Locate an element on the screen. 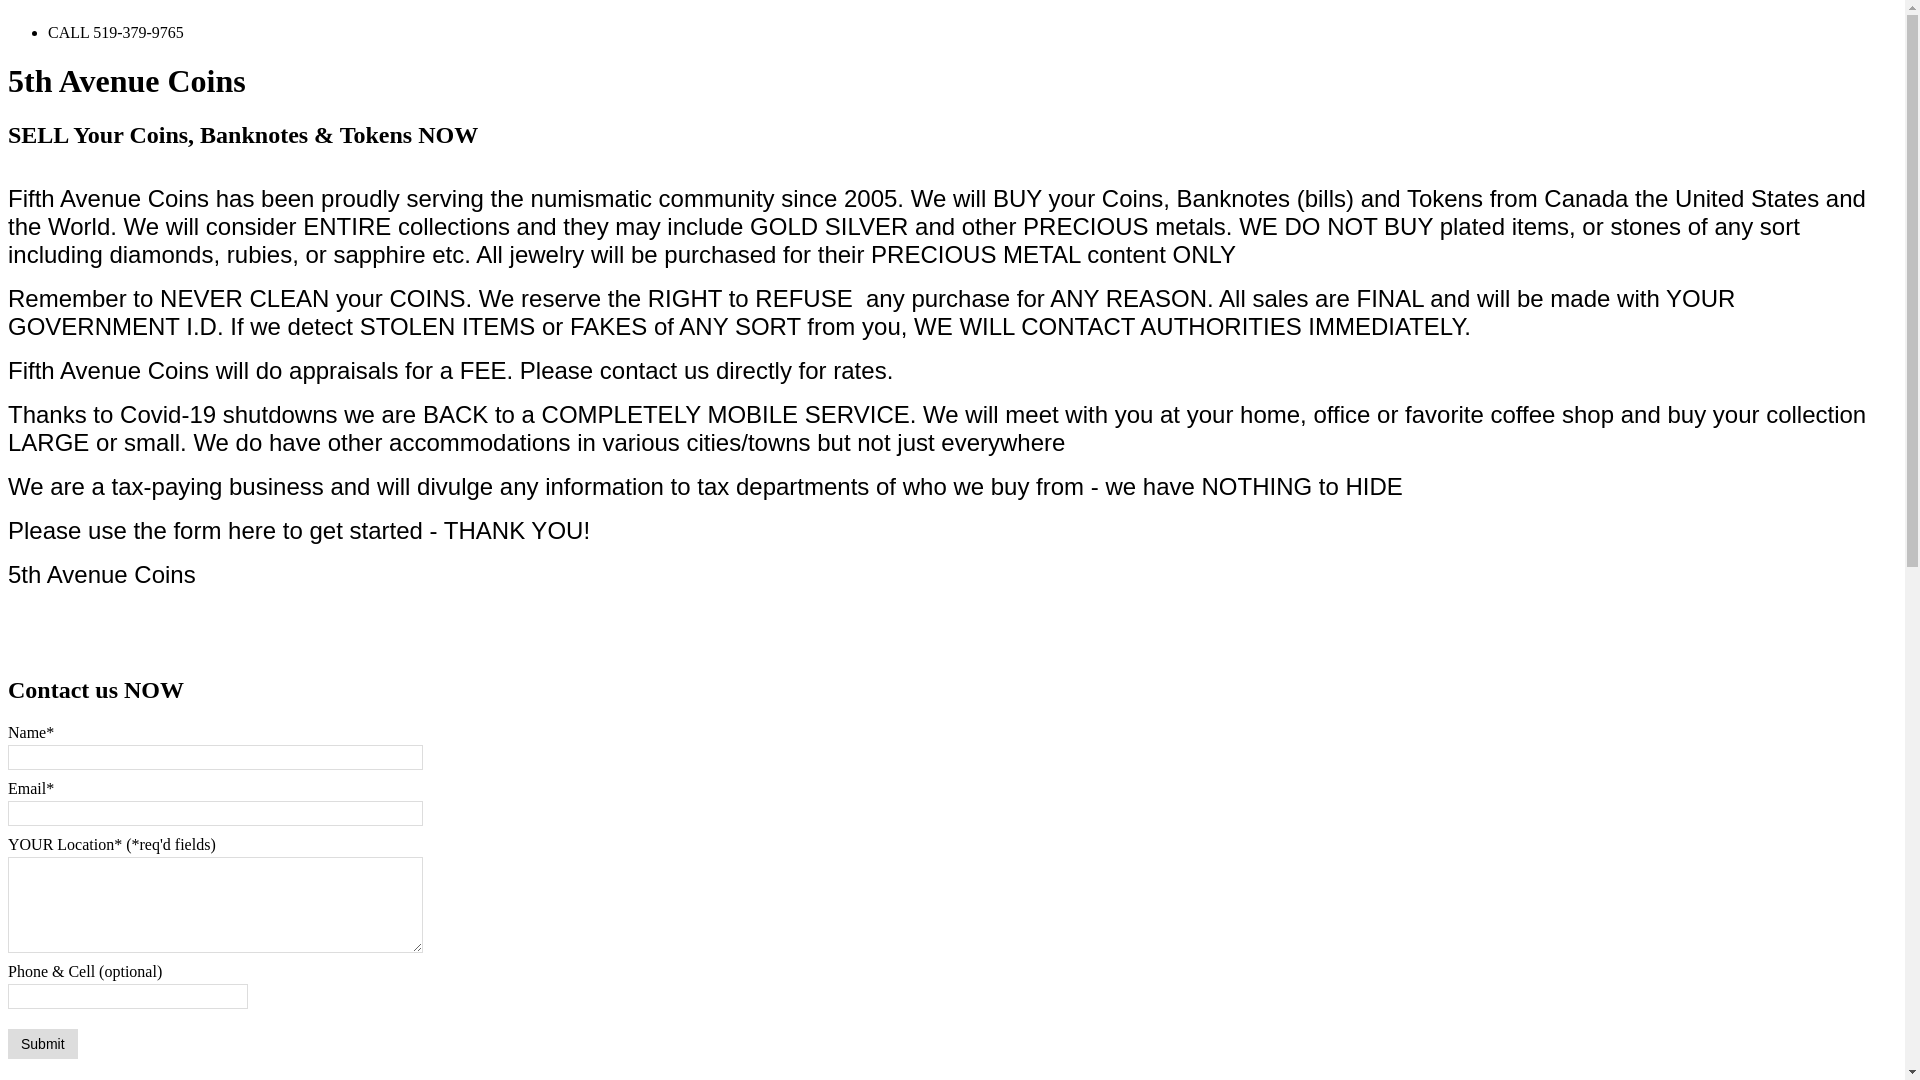 The width and height of the screenshot is (1920, 1080). 'Submit' is located at coordinates (8, 1043).